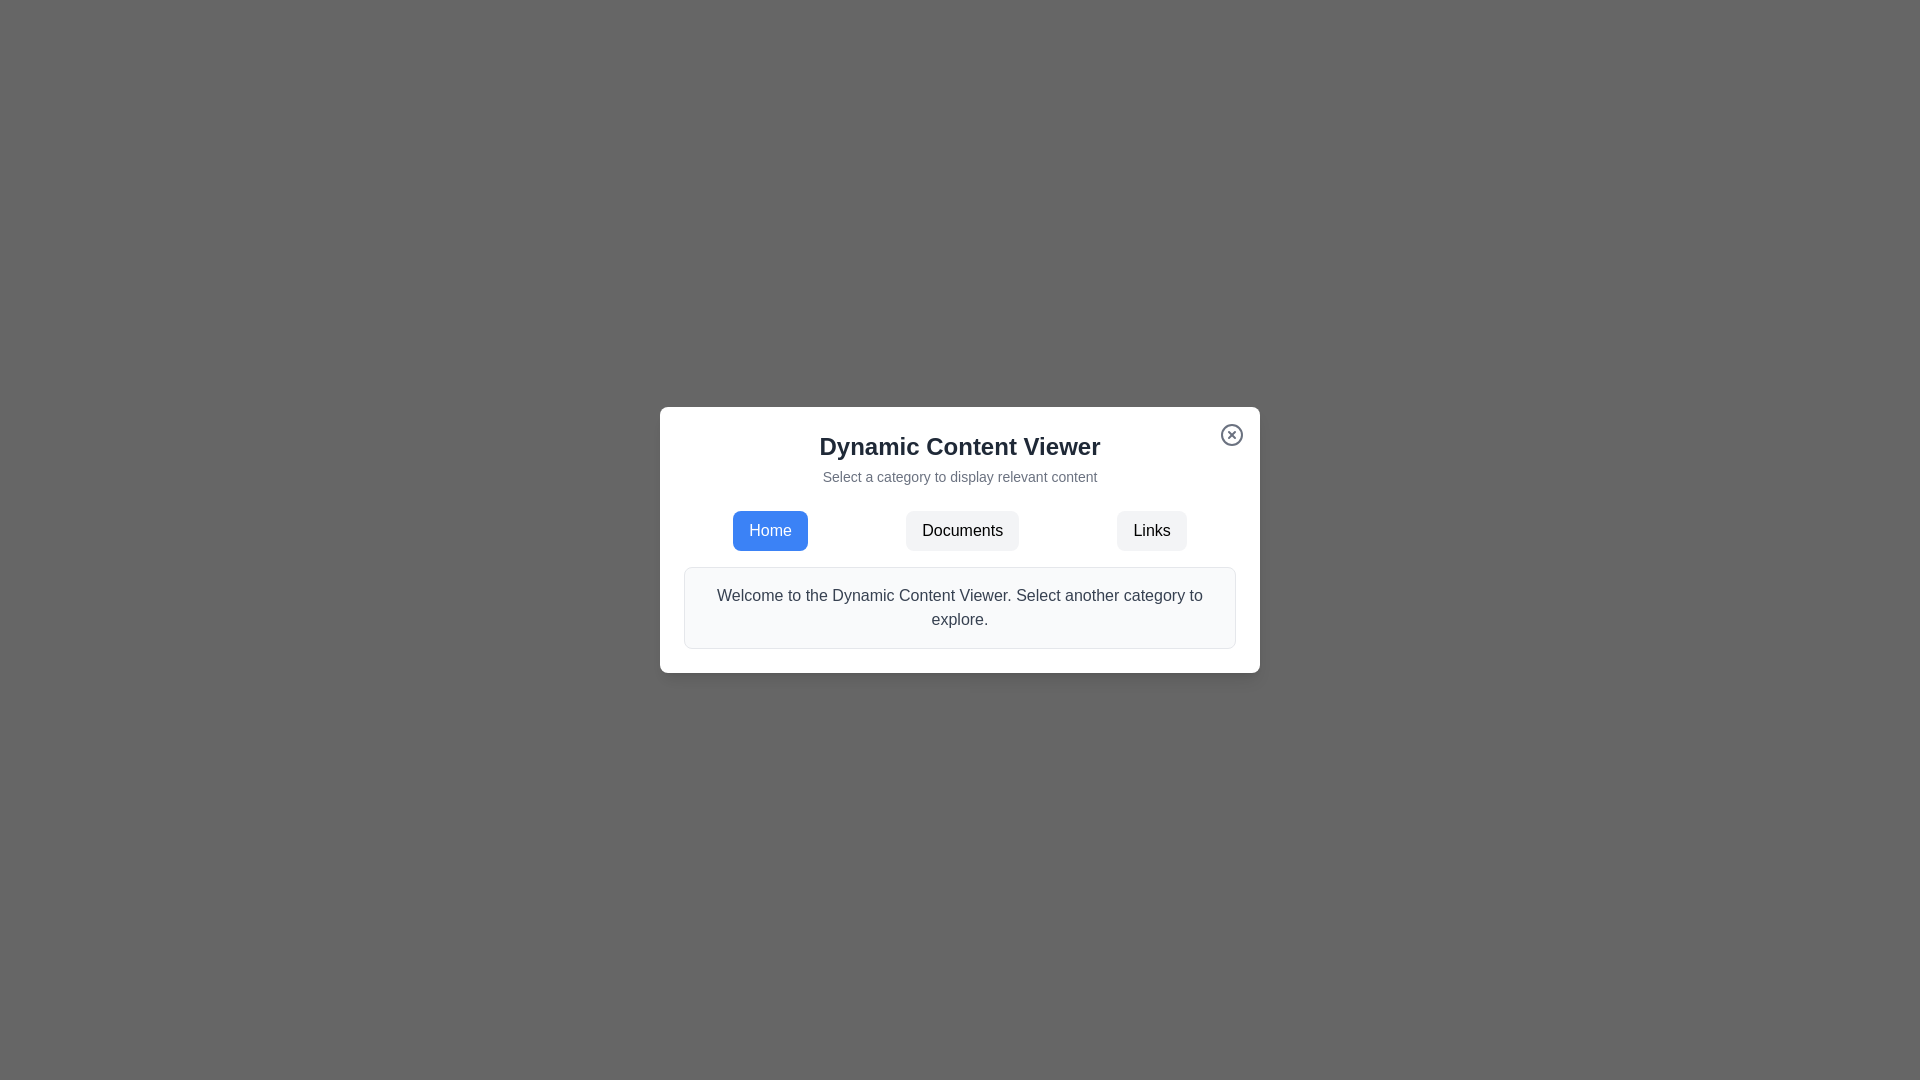 This screenshot has width=1920, height=1080. I want to click on the 'Documents' navigation button located in the center of the navigation bar, so click(962, 530).